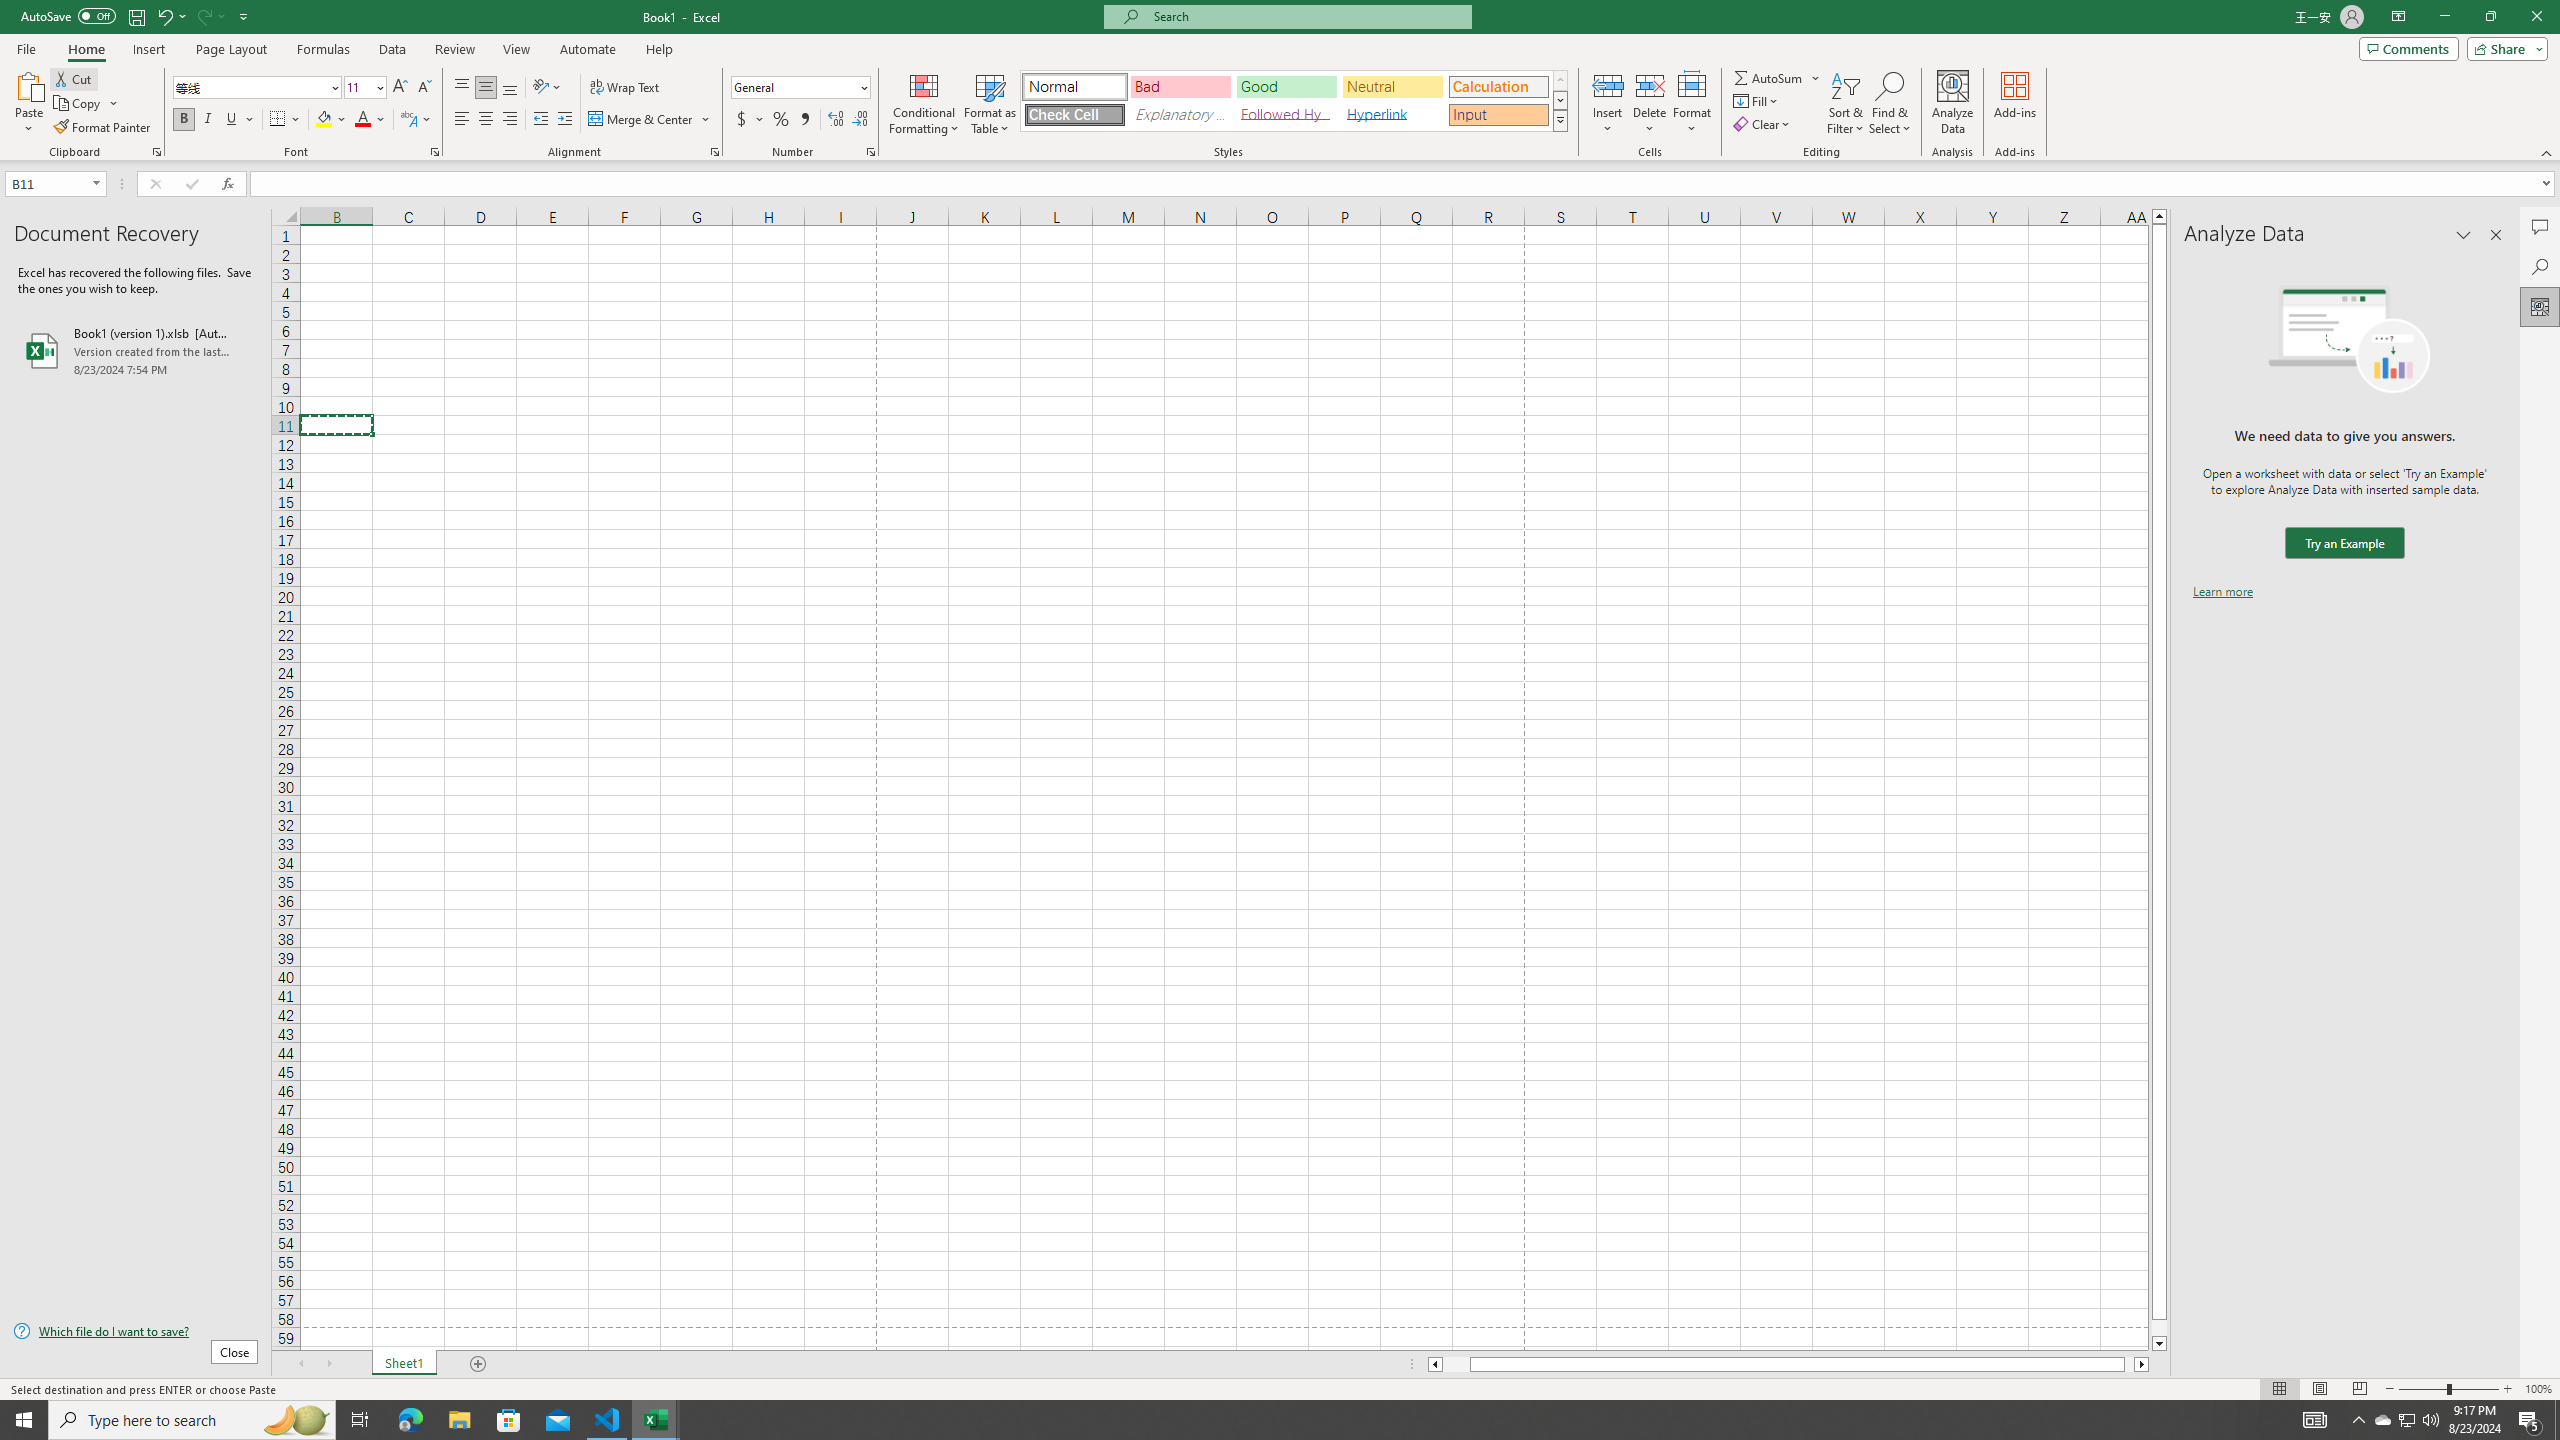  I want to click on 'Center', so click(485, 118).